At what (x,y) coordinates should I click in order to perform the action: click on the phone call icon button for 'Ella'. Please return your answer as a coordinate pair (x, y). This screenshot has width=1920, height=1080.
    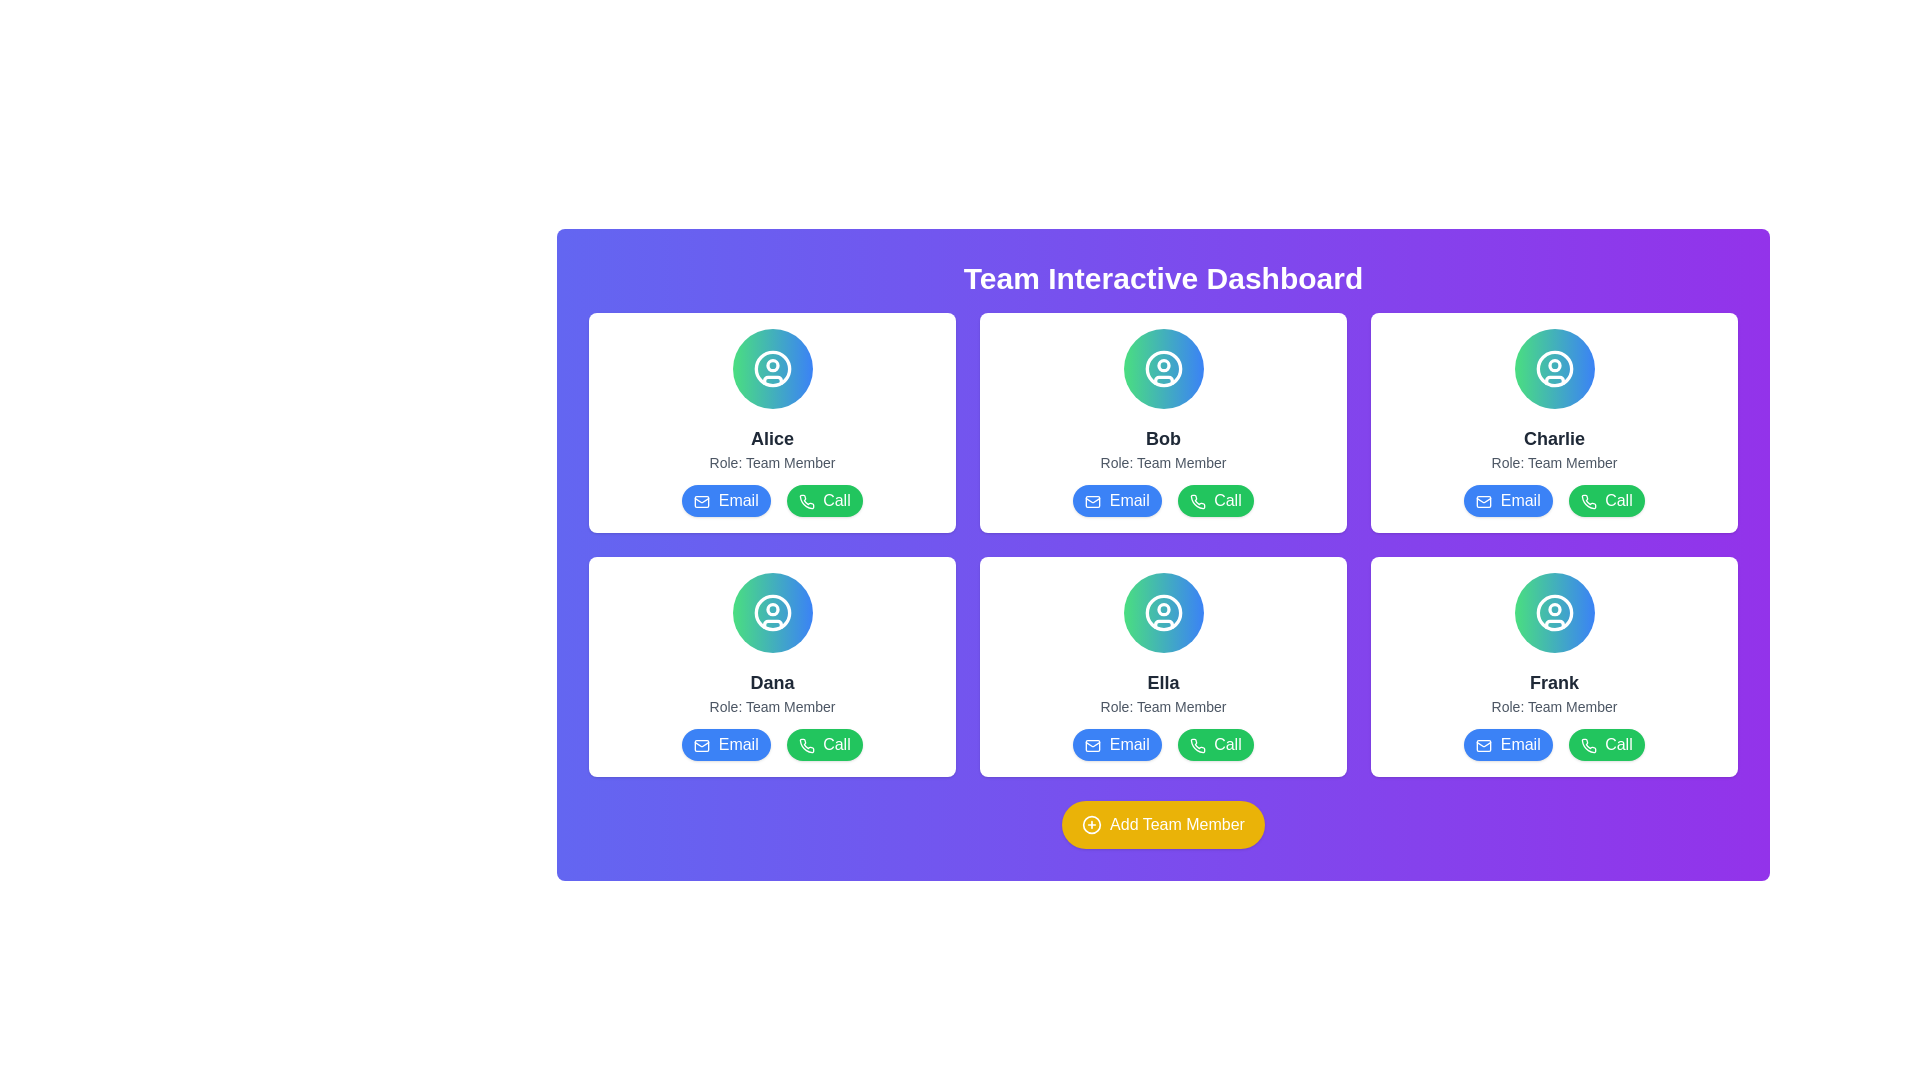
    Looking at the image, I should click on (1197, 745).